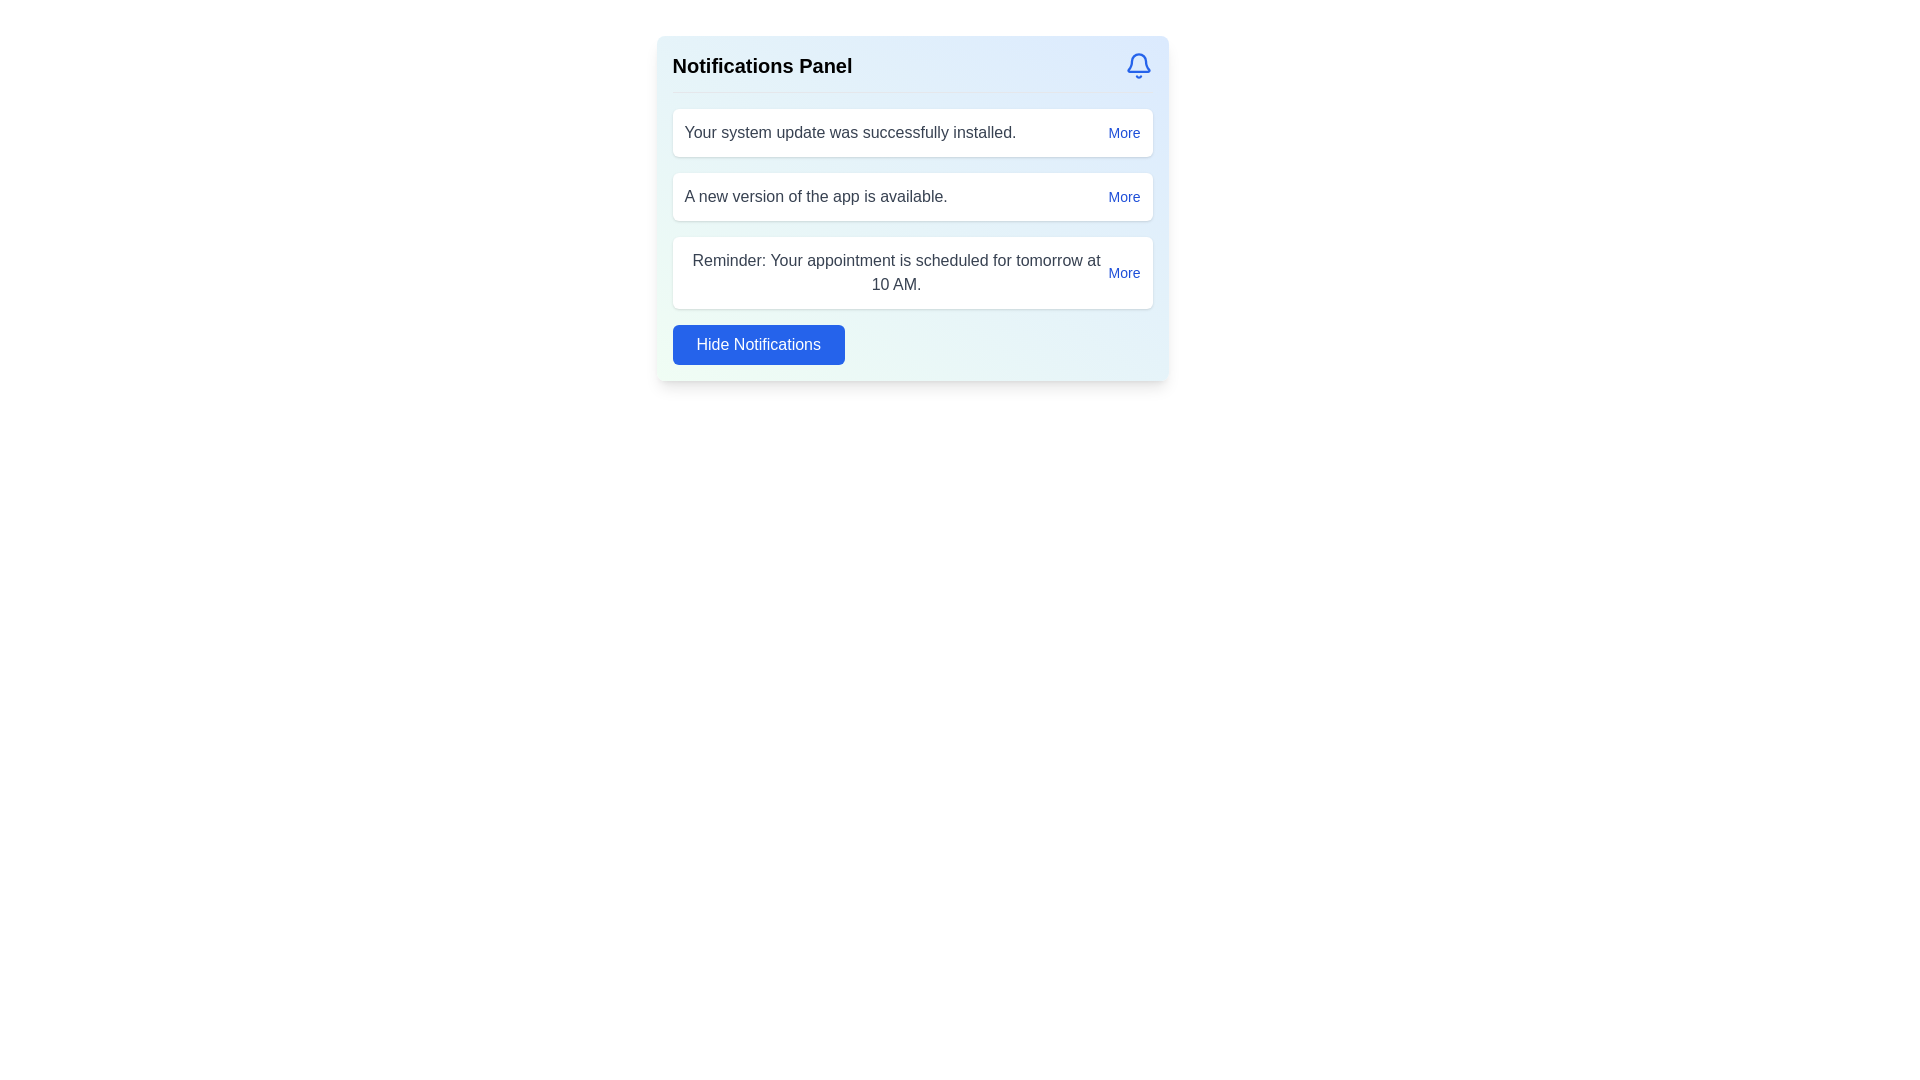 The width and height of the screenshot is (1920, 1080). What do you see at coordinates (850, 132) in the screenshot?
I see `the static notification message indicating successful installation of a system update, which is positioned to the left of the 'More' button in the topmost notification` at bounding box center [850, 132].